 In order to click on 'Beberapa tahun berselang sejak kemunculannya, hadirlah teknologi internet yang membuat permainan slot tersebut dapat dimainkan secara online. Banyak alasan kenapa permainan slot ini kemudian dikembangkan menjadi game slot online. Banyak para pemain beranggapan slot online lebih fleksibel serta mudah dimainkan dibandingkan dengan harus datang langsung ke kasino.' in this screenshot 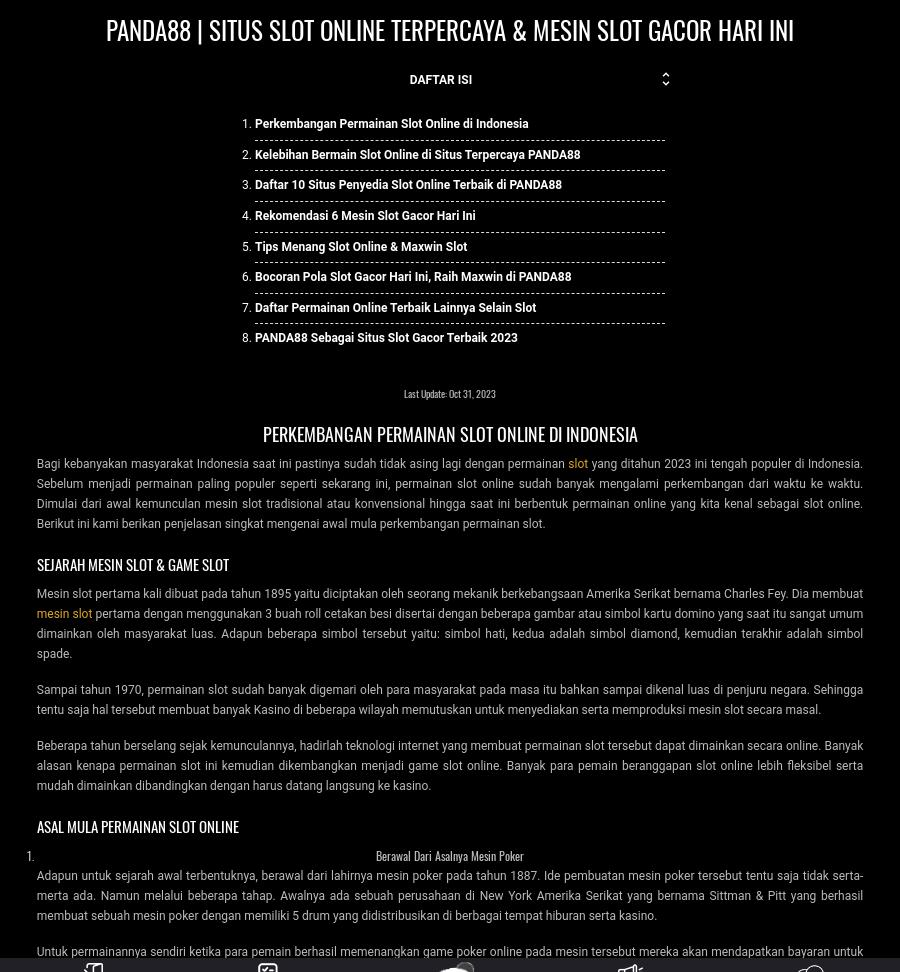, I will do `click(449, 764)`.